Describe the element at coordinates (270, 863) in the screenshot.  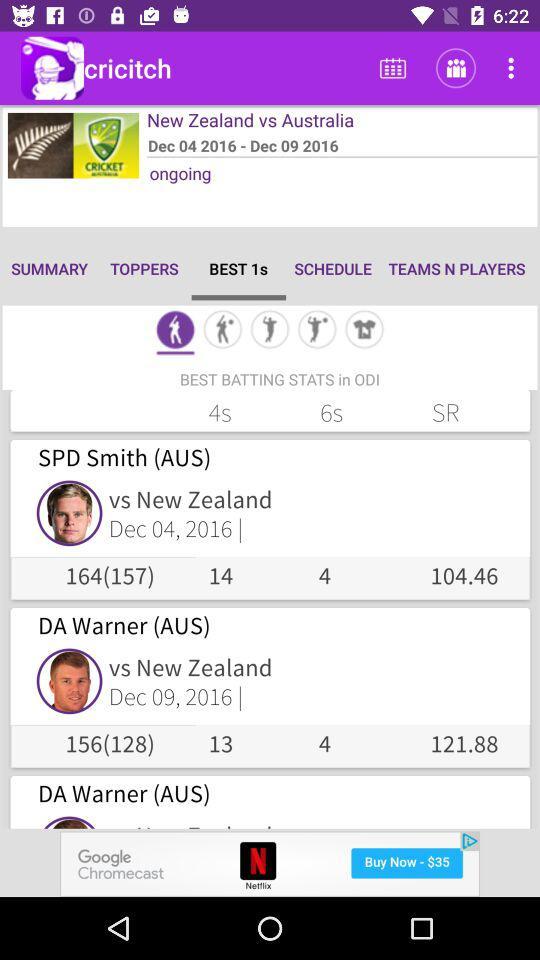
I see `advertising` at that location.